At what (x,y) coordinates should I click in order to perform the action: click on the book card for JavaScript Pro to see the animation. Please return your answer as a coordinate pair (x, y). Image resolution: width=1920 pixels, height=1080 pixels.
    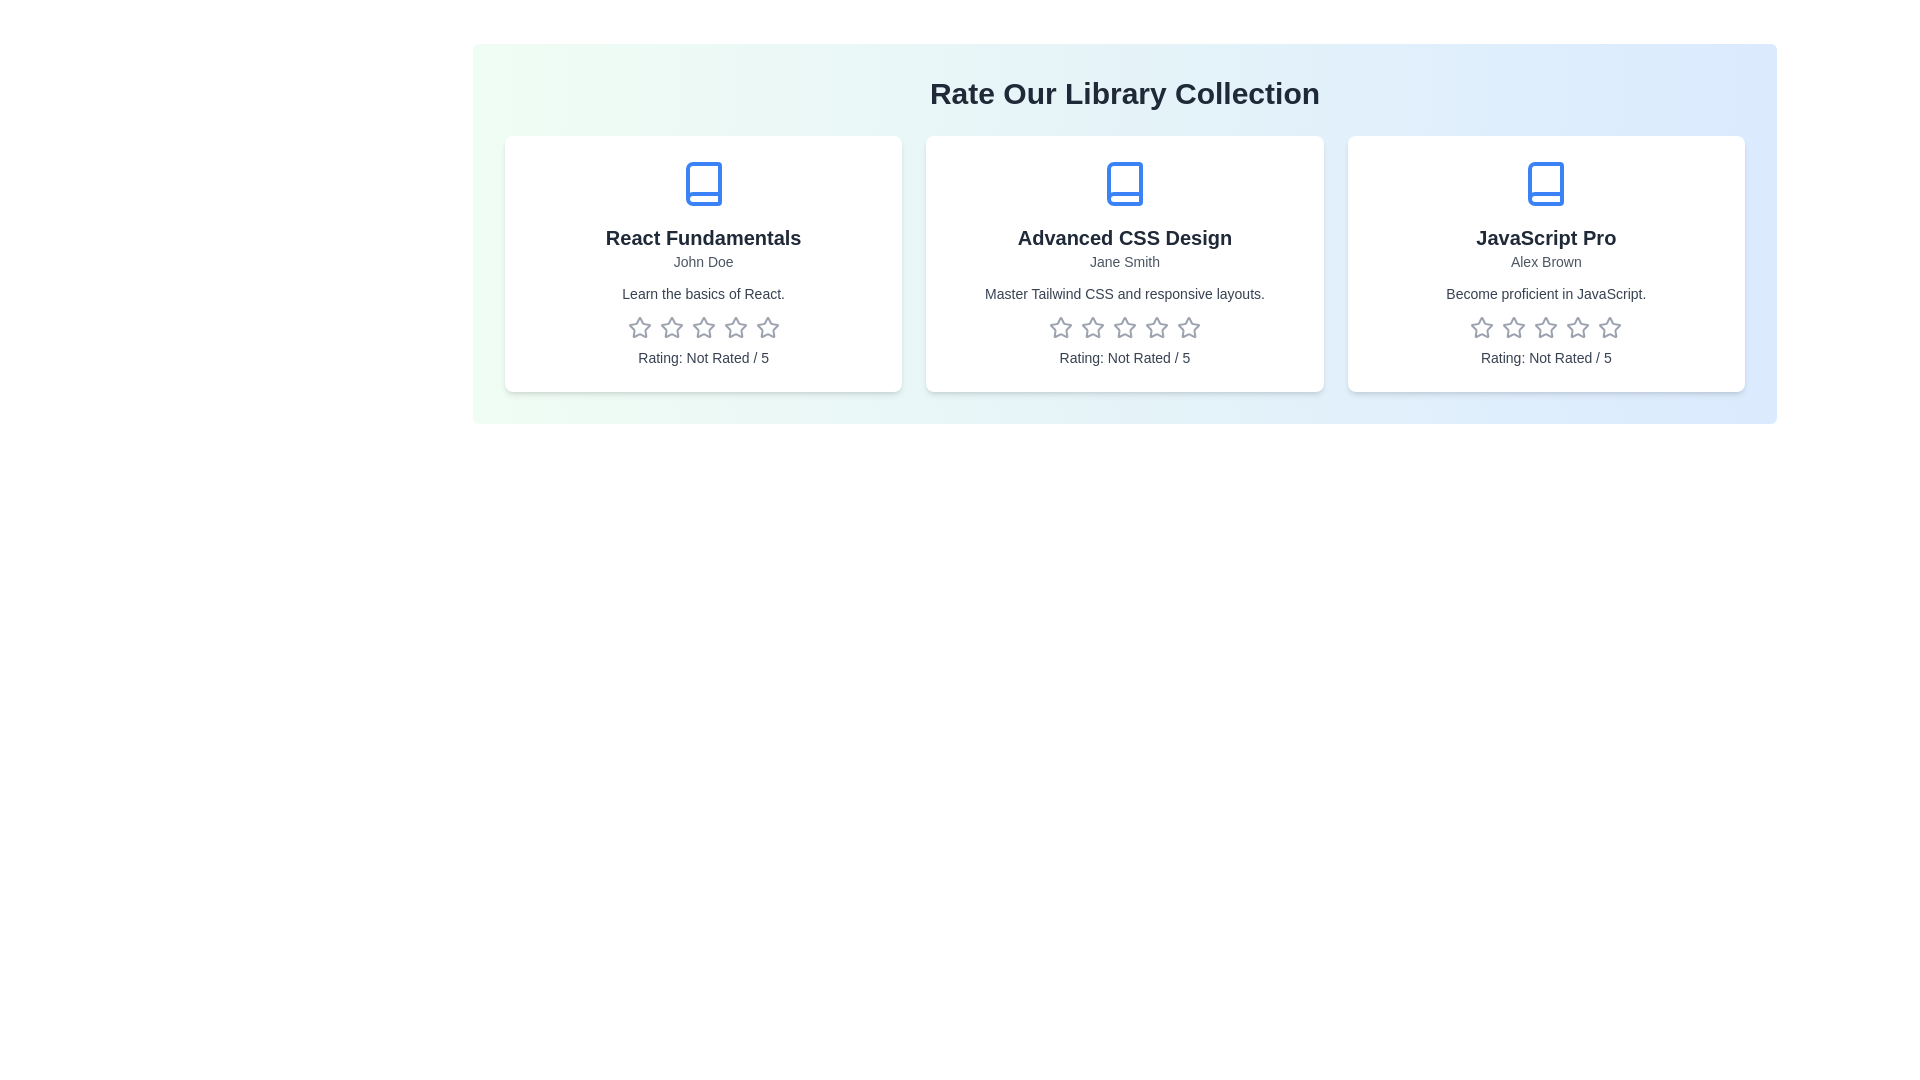
    Looking at the image, I should click on (1544, 262).